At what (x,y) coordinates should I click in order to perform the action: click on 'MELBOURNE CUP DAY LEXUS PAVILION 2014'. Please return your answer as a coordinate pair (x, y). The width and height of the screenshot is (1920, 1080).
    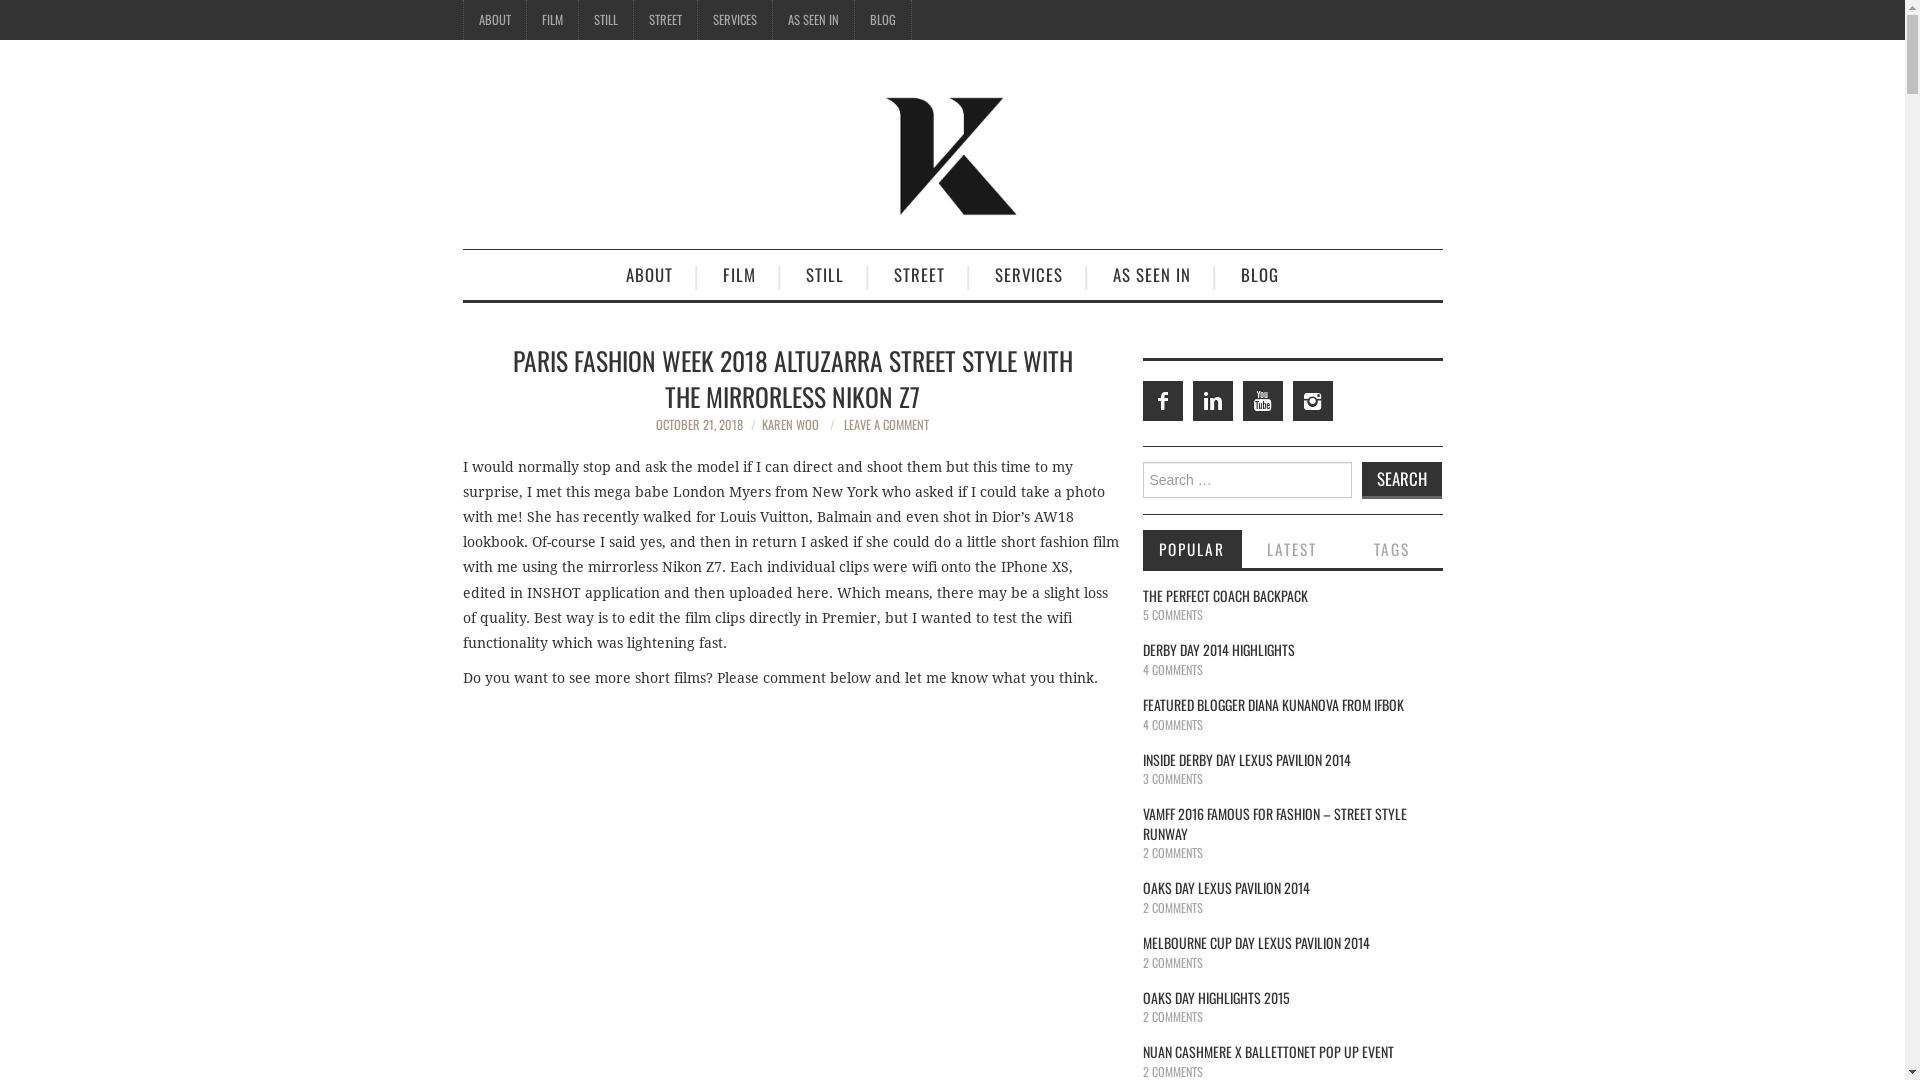
    Looking at the image, I should click on (1254, 942).